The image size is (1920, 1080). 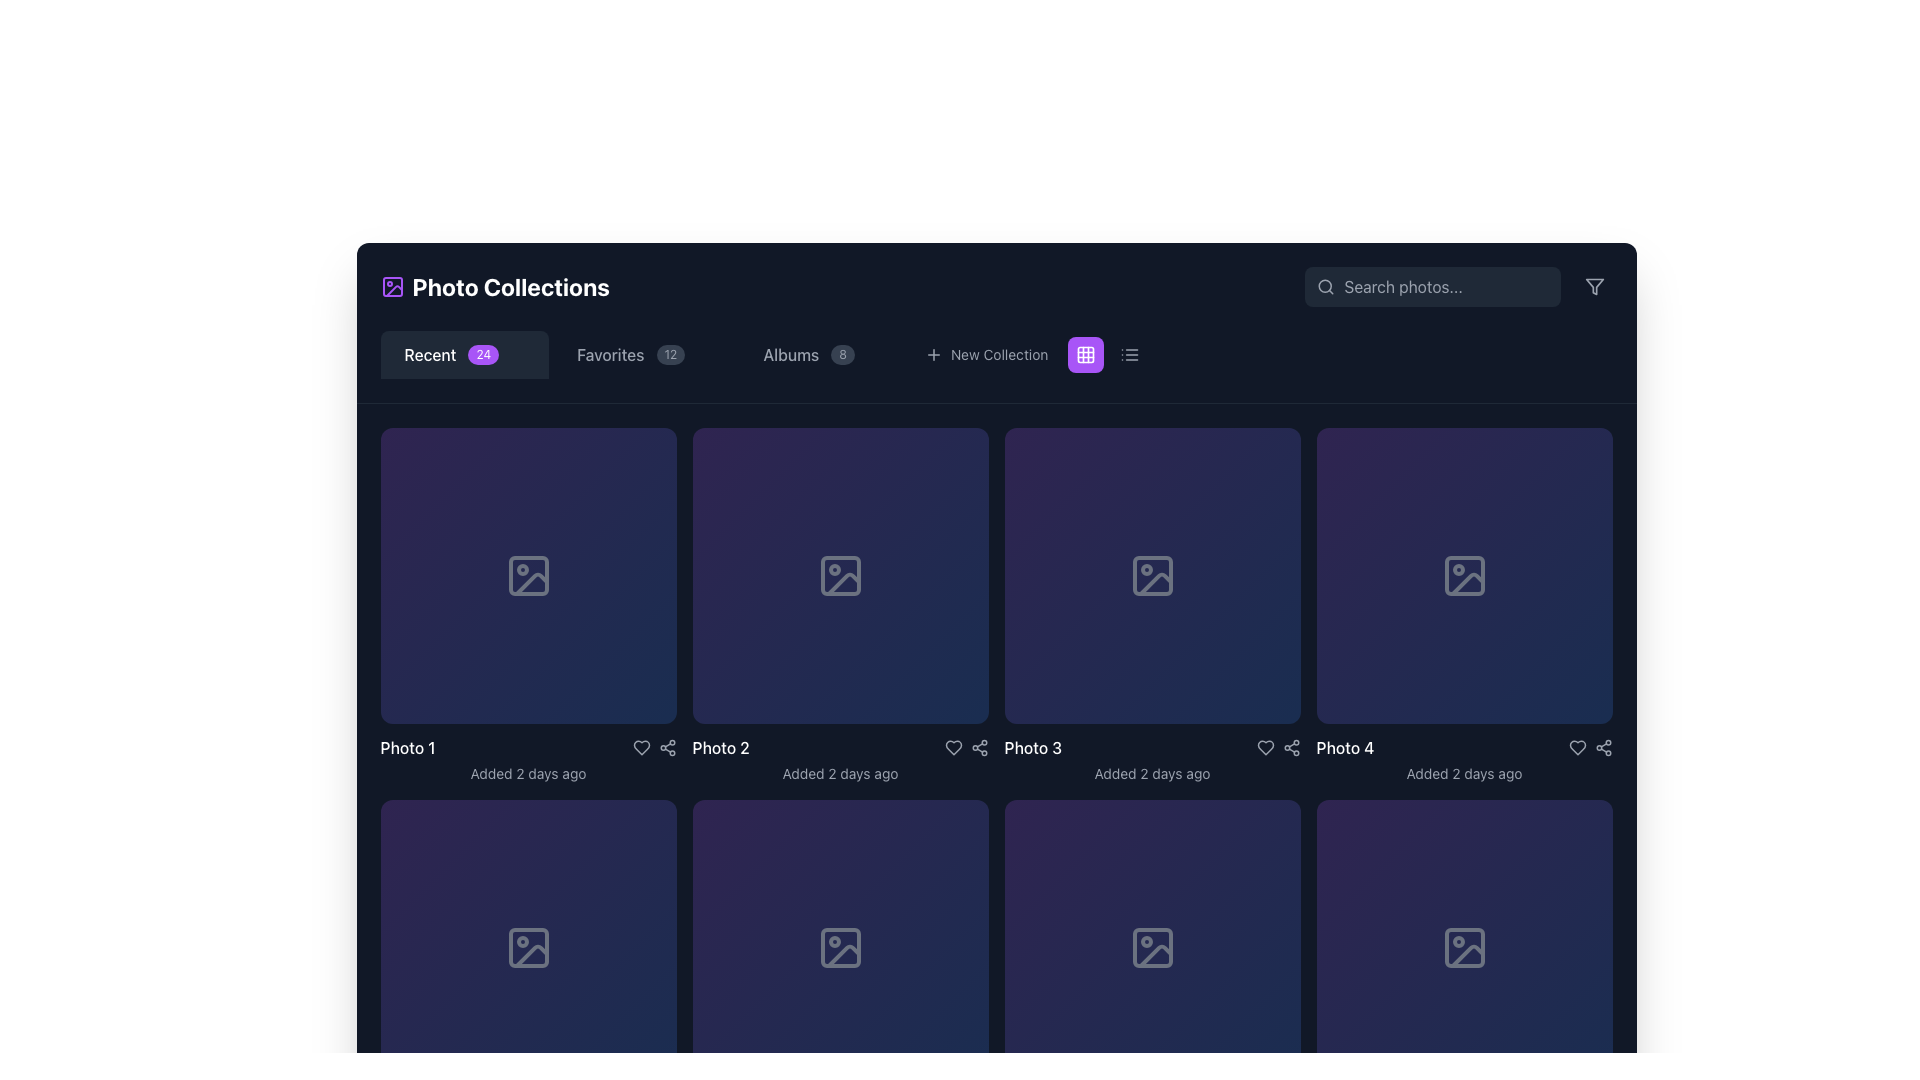 What do you see at coordinates (528, 604) in the screenshot?
I see `the first photo card in the grid layout, which serves as a visual representation for a photo item` at bounding box center [528, 604].